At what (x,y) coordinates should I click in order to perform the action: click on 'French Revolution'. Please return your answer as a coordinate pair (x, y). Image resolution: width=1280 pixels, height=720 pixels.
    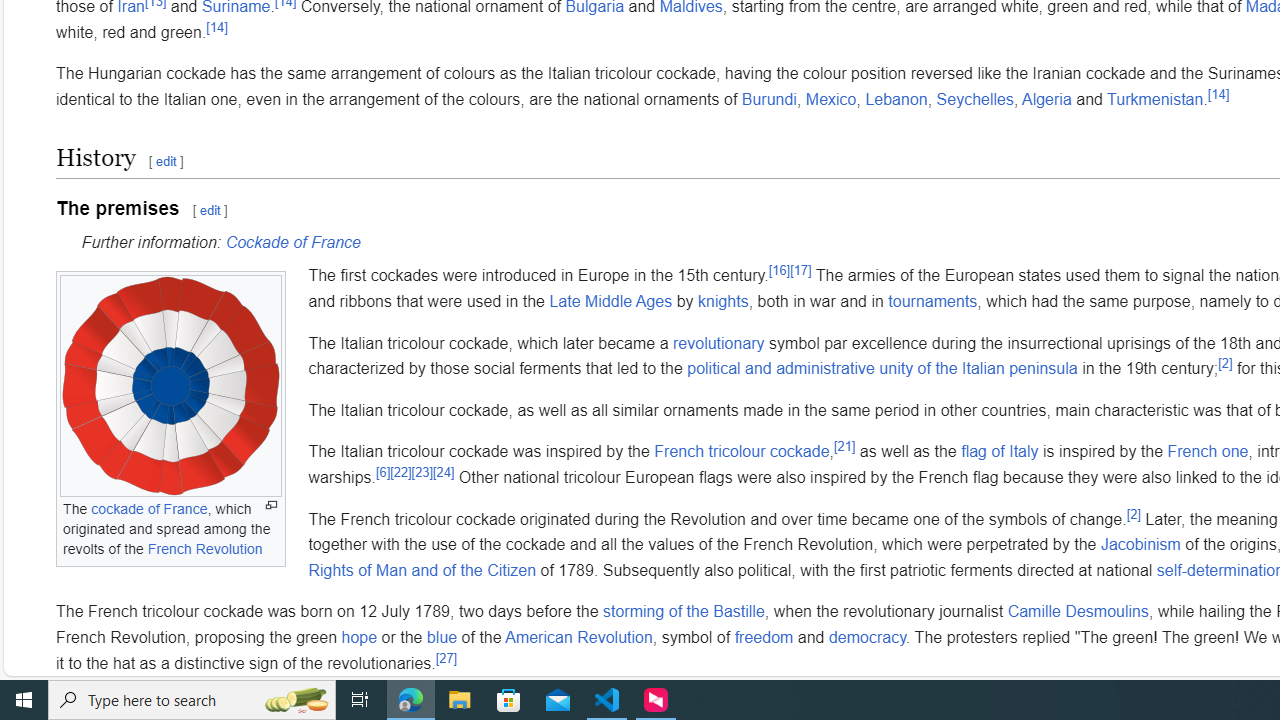
    Looking at the image, I should click on (204, 548).